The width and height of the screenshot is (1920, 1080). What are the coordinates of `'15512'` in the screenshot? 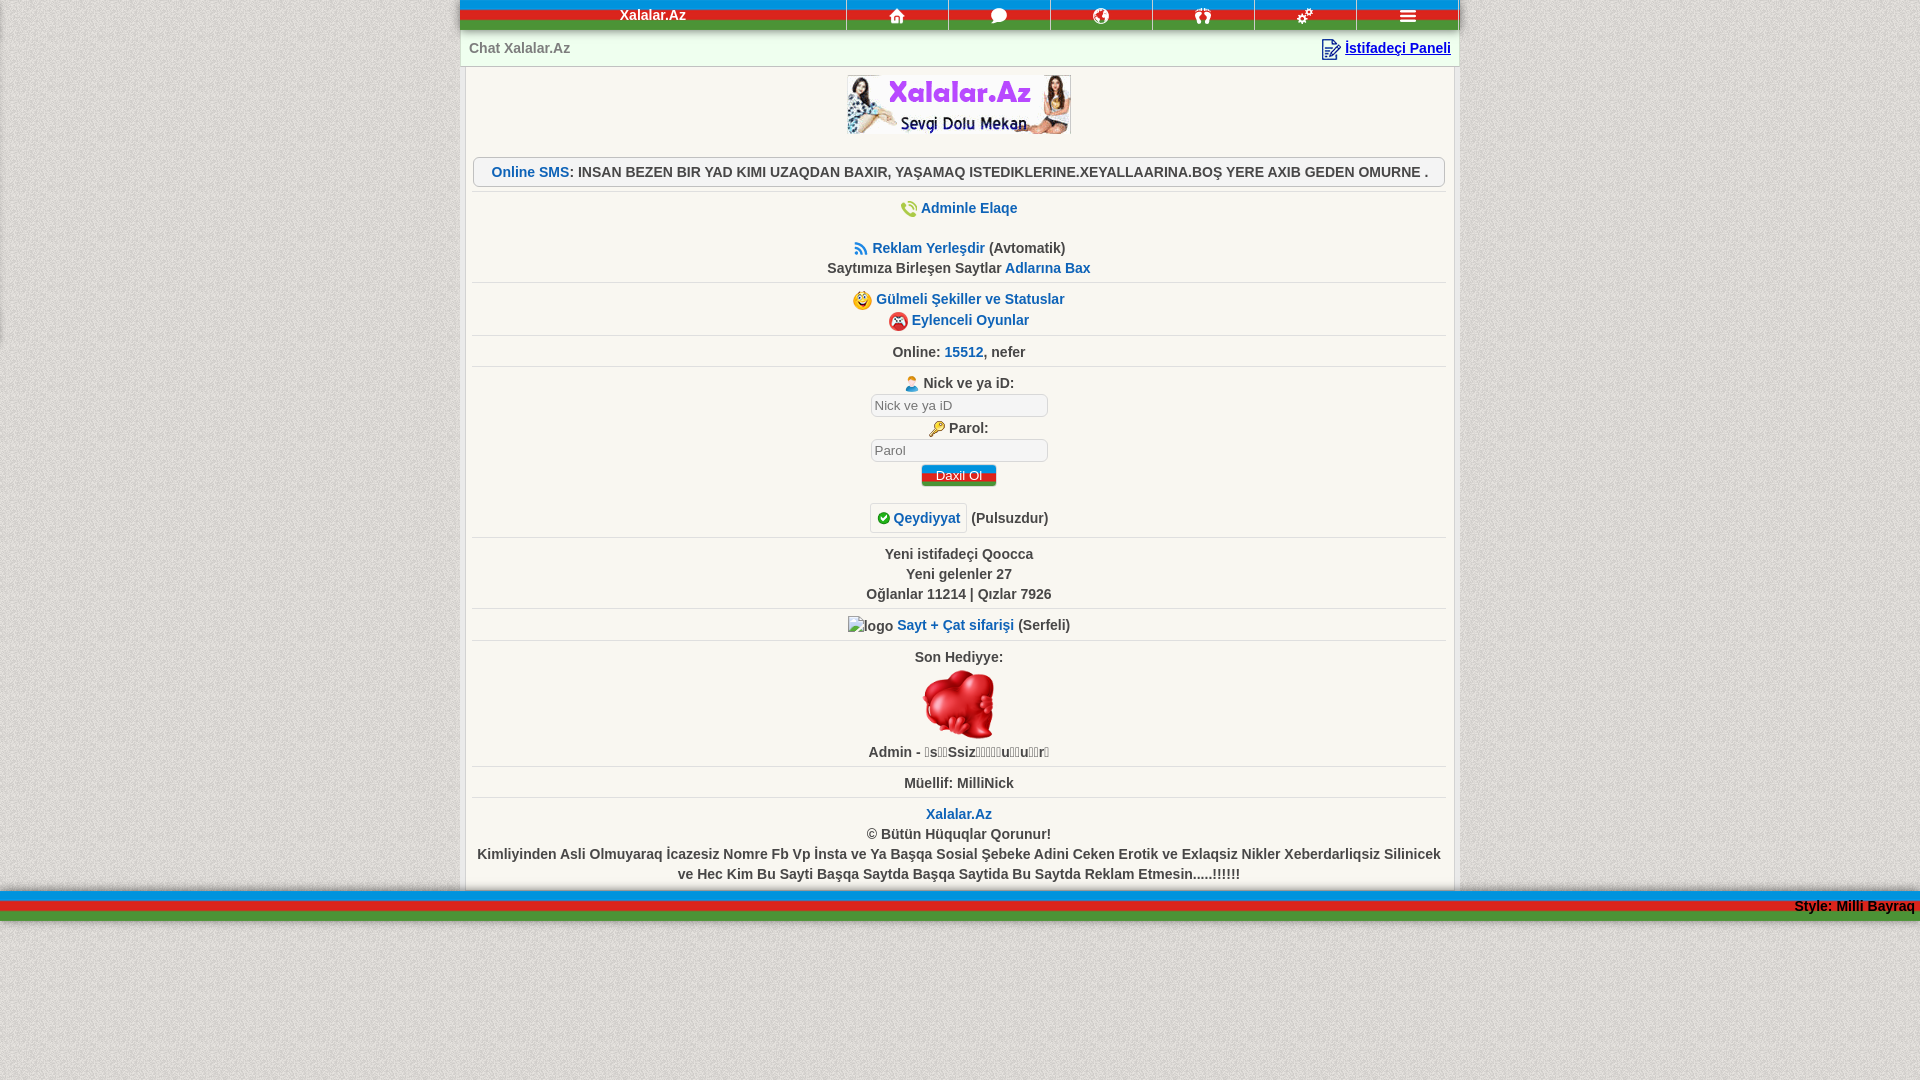 It's located at (964, 350).